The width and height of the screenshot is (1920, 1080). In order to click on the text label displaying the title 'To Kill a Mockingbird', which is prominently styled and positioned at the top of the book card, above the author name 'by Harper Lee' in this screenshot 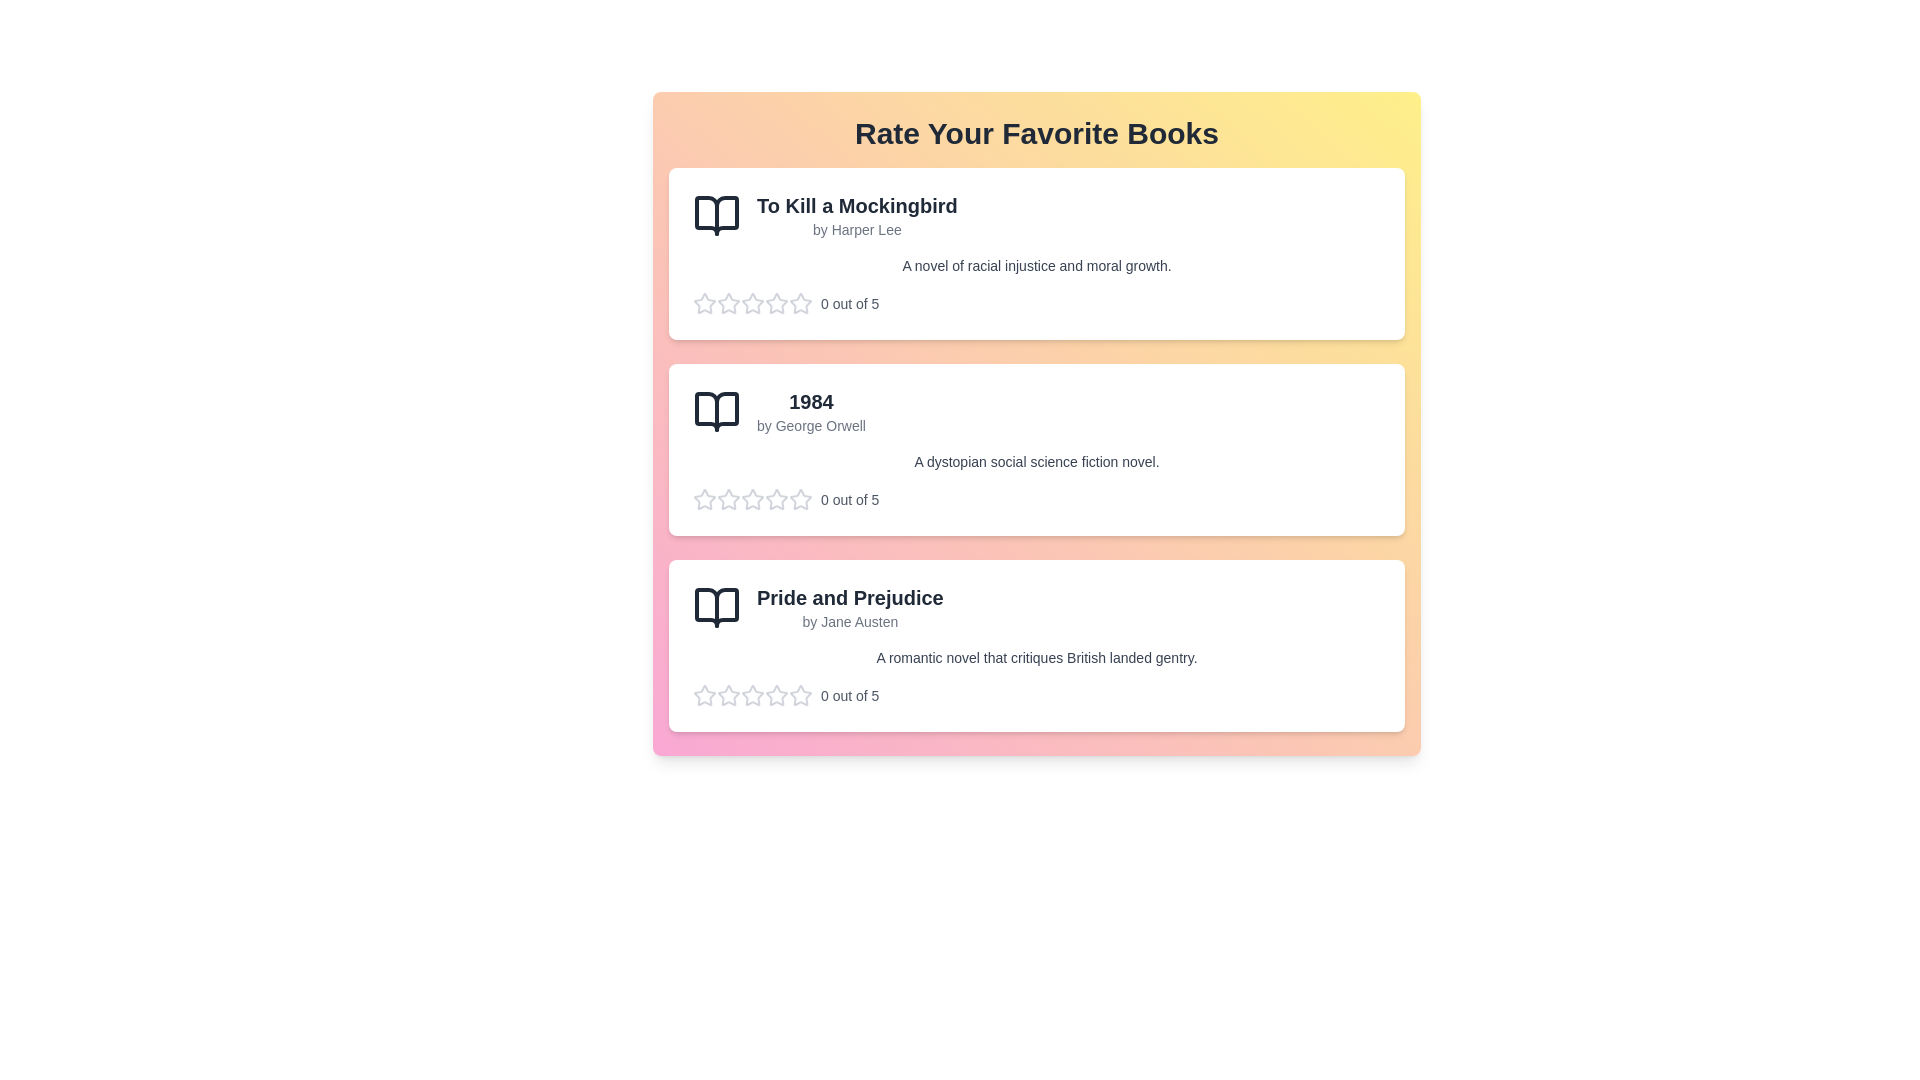, I will do `click(857, 205)`.